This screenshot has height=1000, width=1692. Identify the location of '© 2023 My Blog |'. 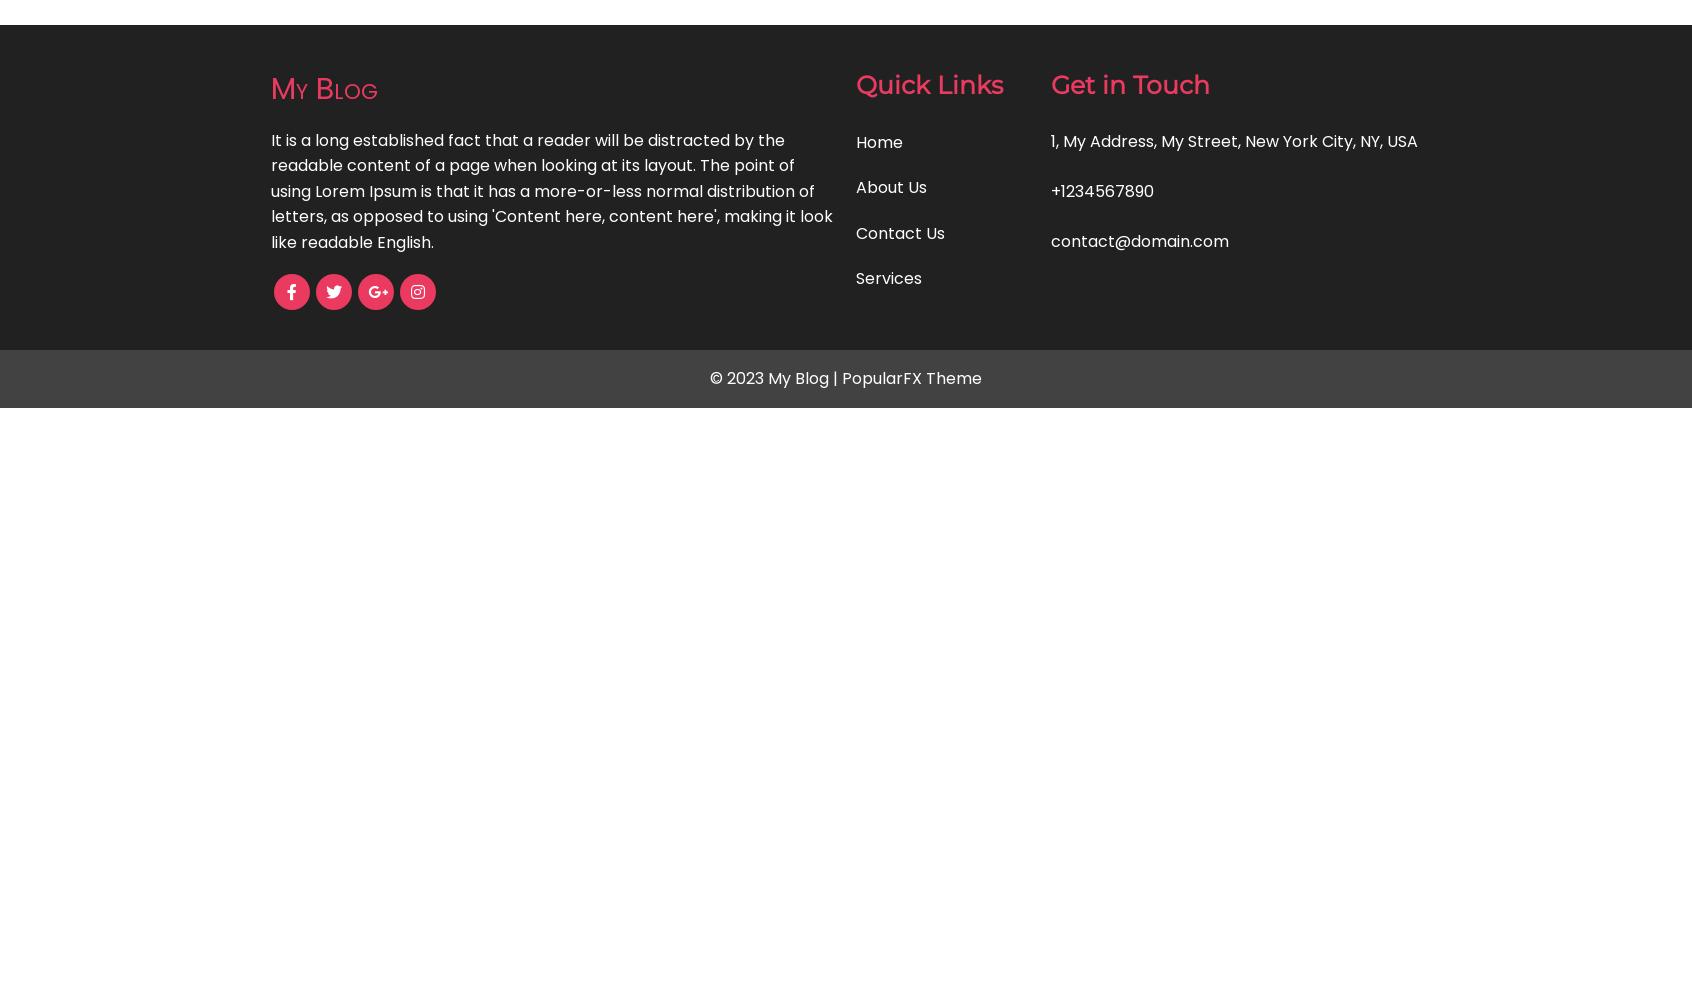
(774, 378).